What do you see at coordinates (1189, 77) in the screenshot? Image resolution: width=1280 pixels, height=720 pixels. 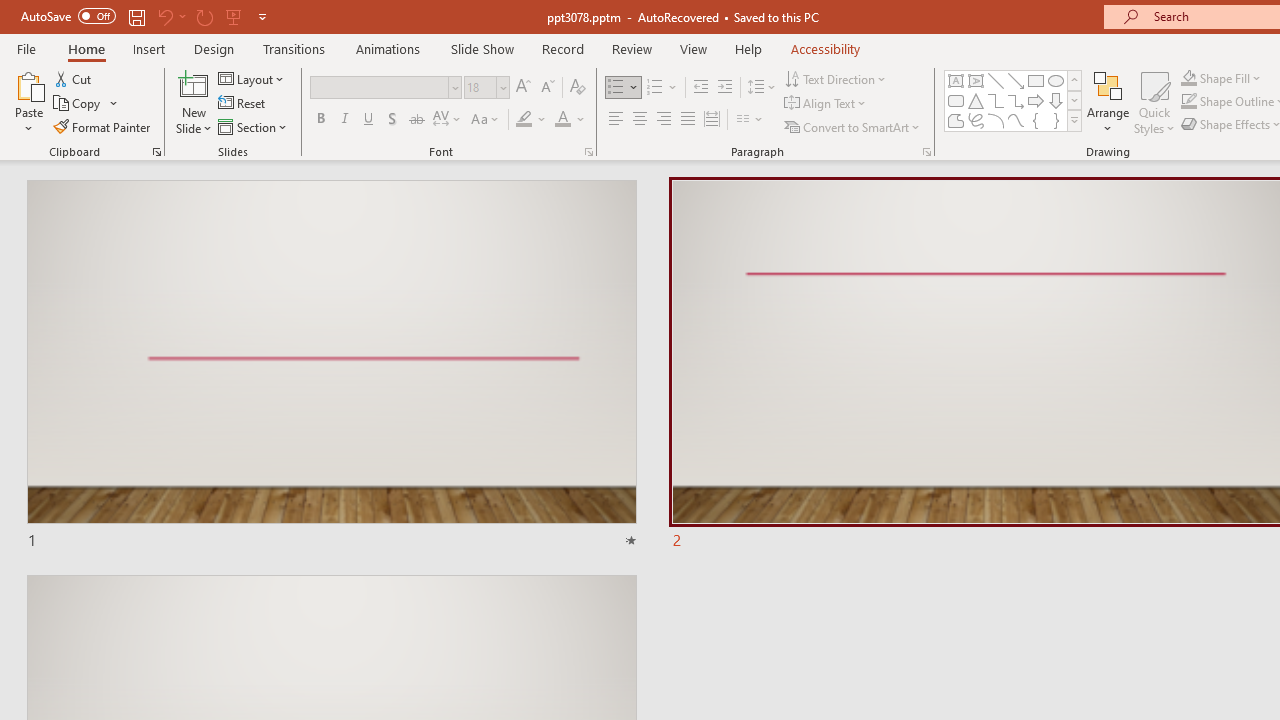 I see `'Shape Fill Dark Green, Accent 2'` at bounding box center [1189, 77].